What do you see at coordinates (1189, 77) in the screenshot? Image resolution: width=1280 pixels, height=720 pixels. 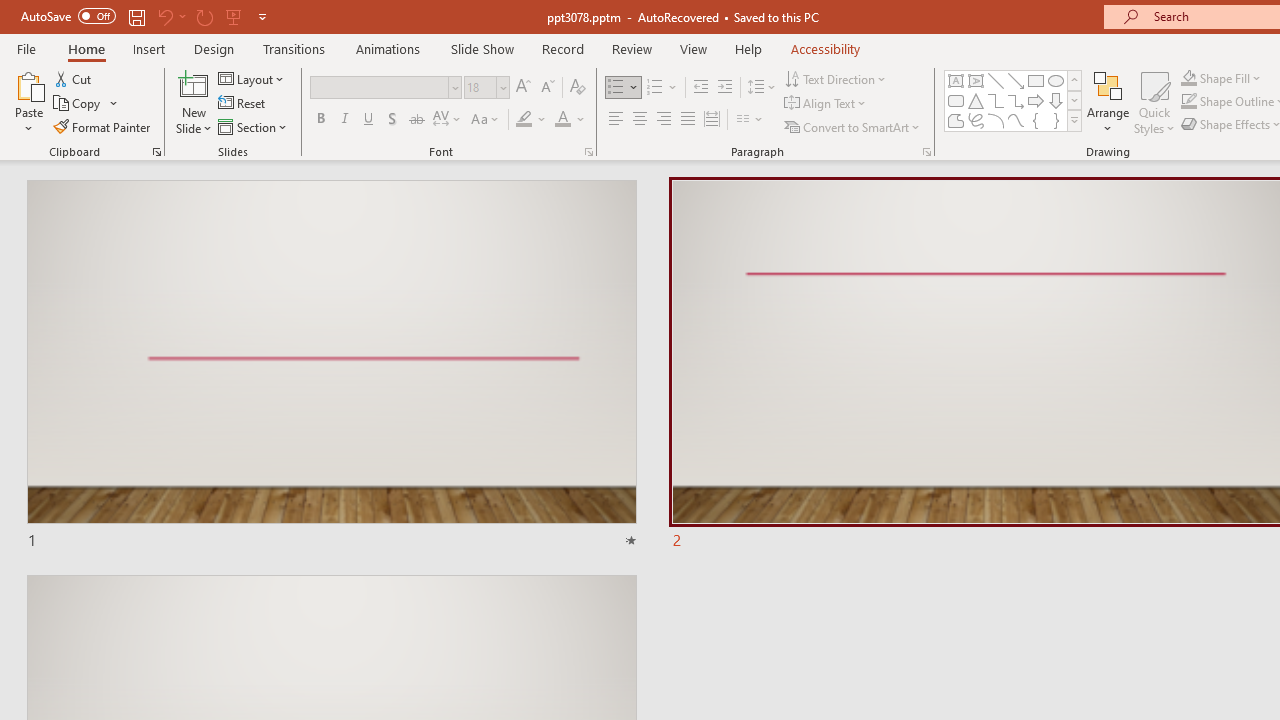 I see `'Shape Fill Dark Green, Accent 2'` at bounding box center [1189, 77].